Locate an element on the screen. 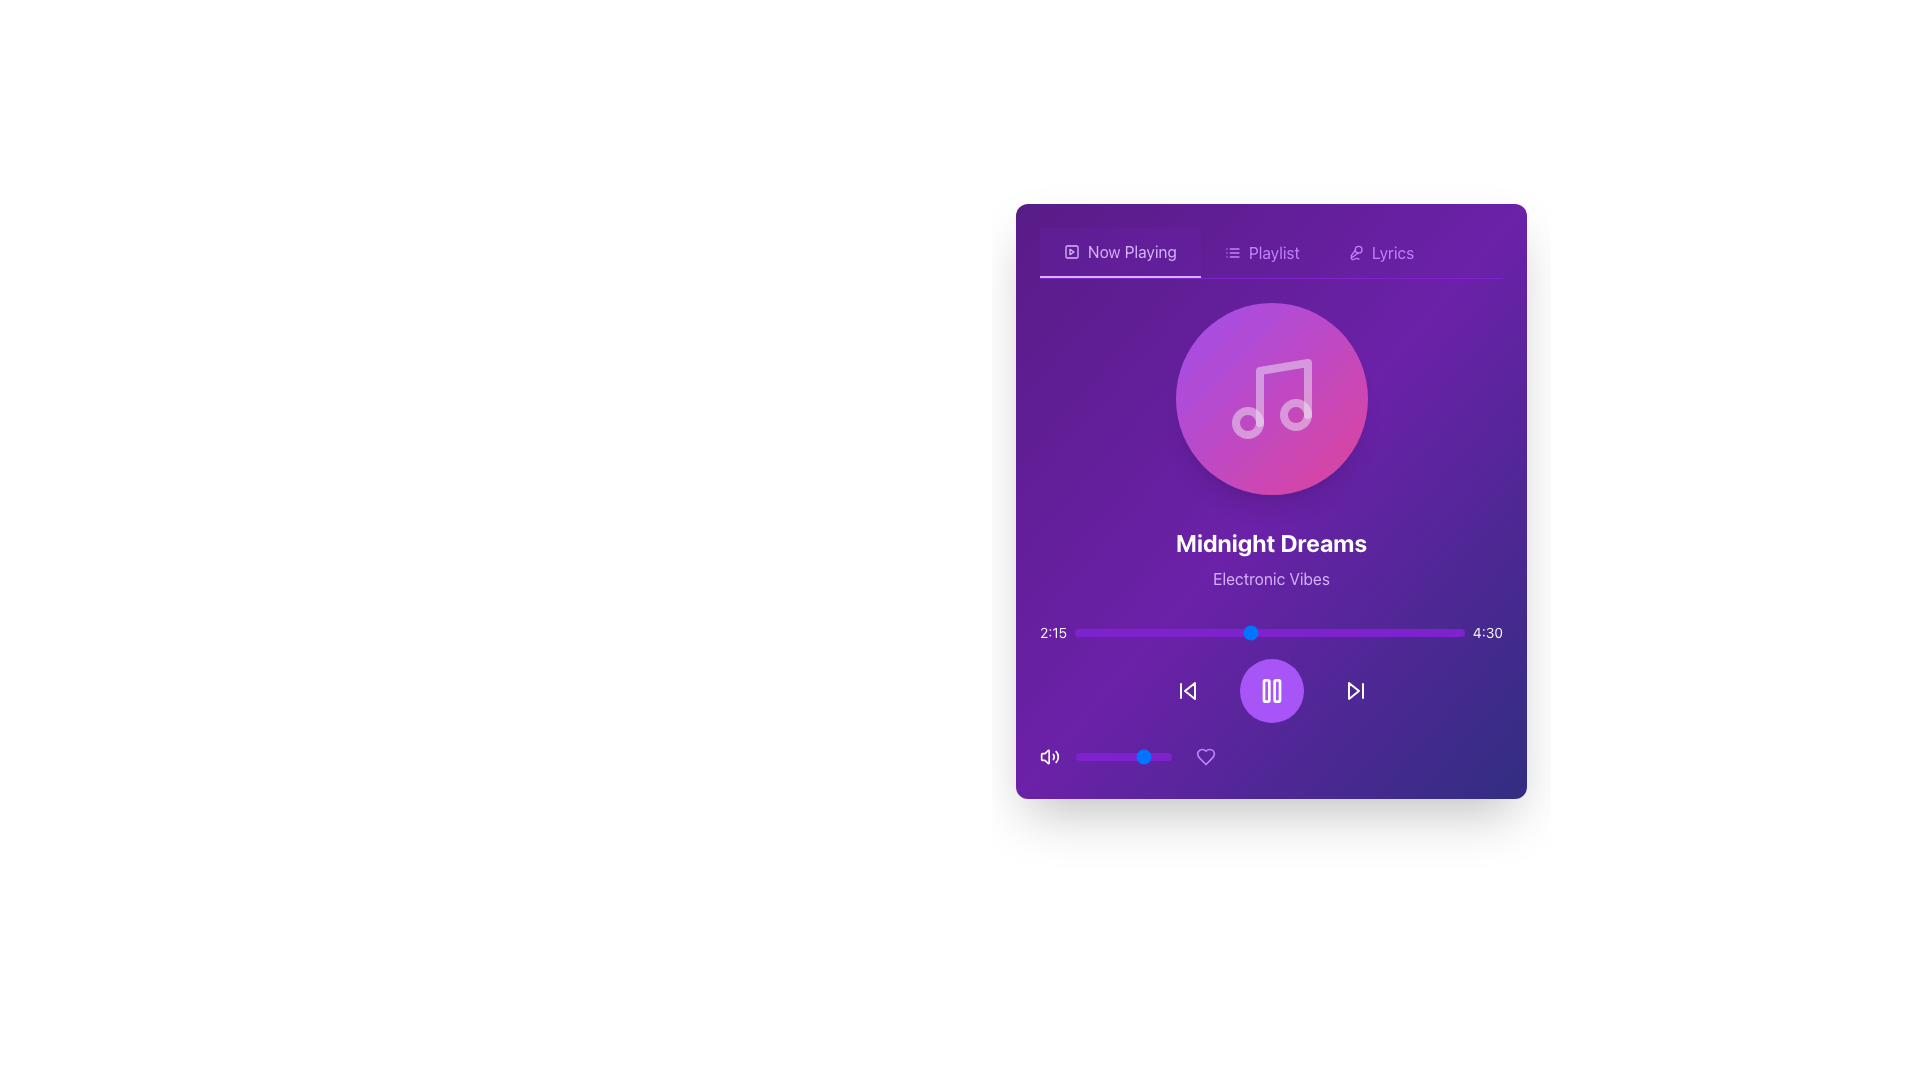 This screenshot has width=1920, height=1080. the 'Lyrics' button, which is a stylized button featuring the text 'Lyrics' and a microphone icon, located in the top-right corner of the panel is located at coordinates (1380, 252).